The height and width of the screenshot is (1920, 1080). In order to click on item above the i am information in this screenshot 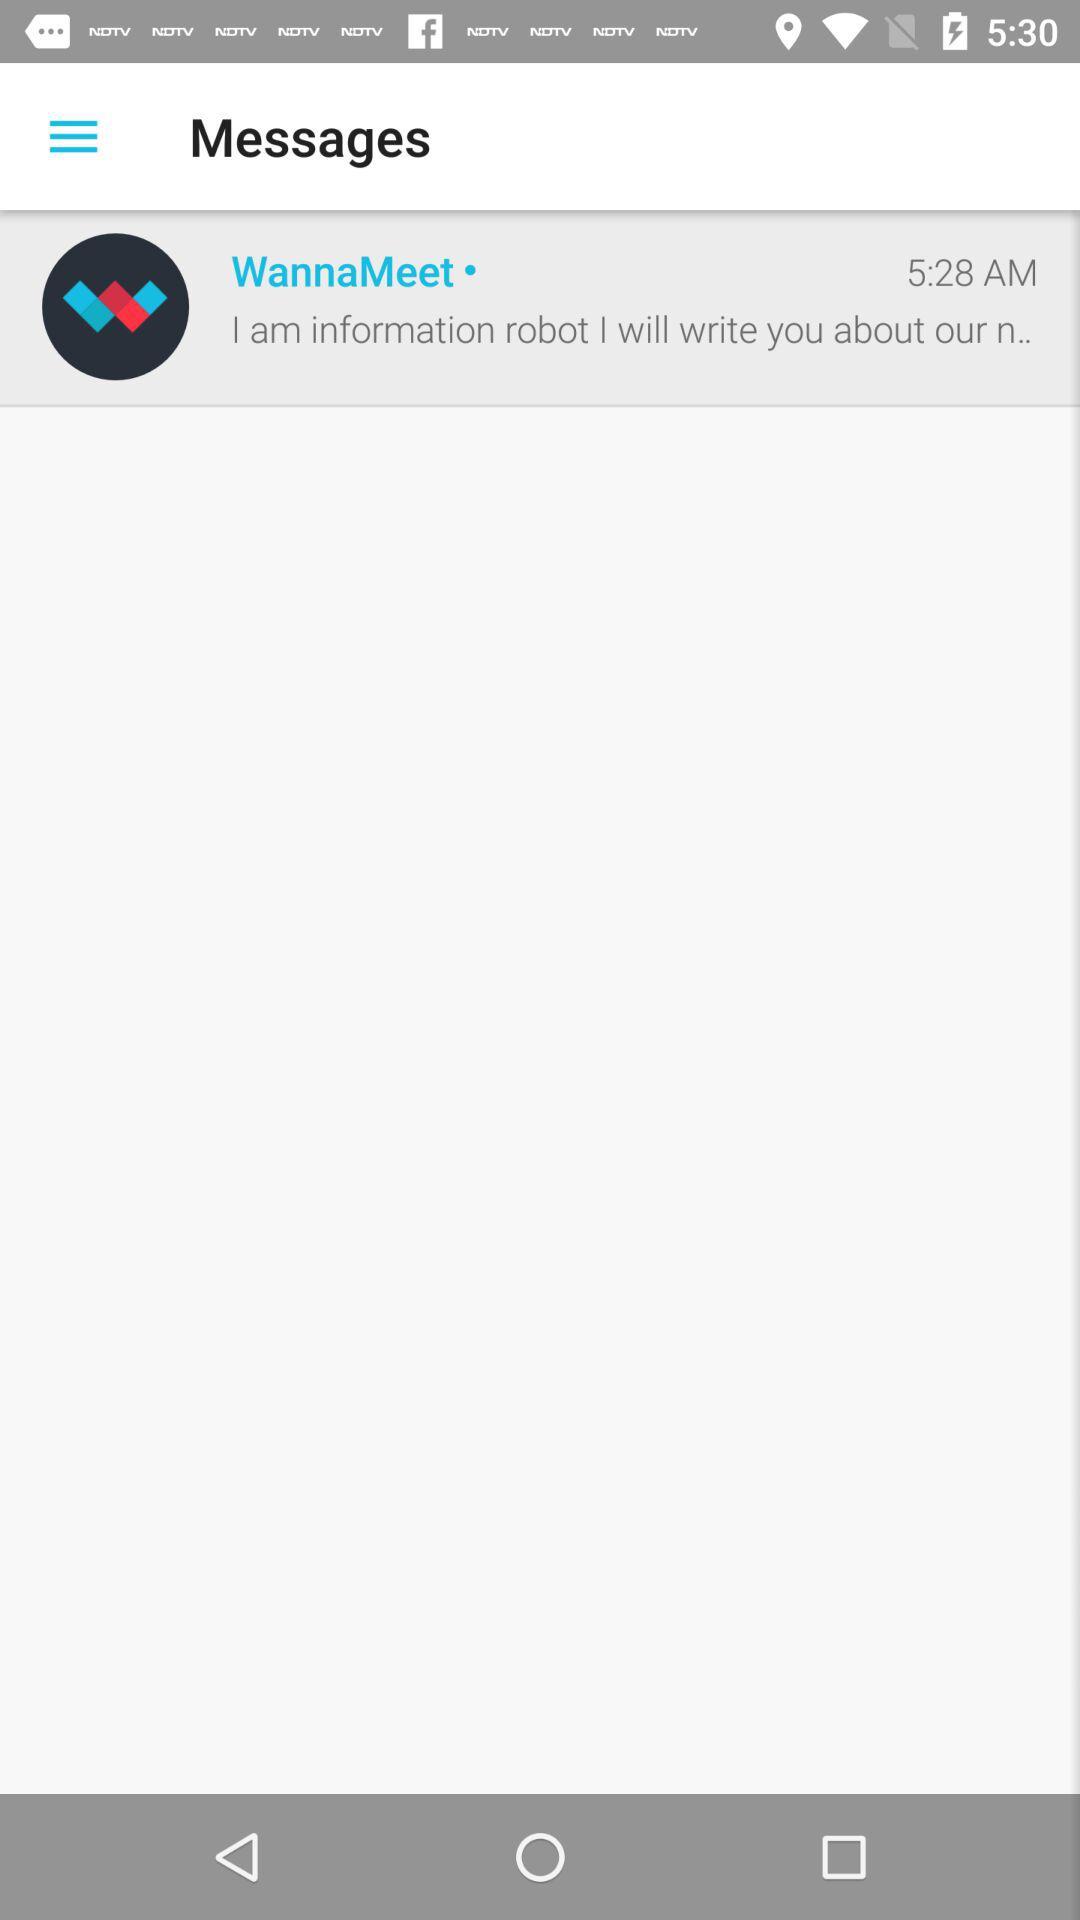, I will do `click(547, 268)`.